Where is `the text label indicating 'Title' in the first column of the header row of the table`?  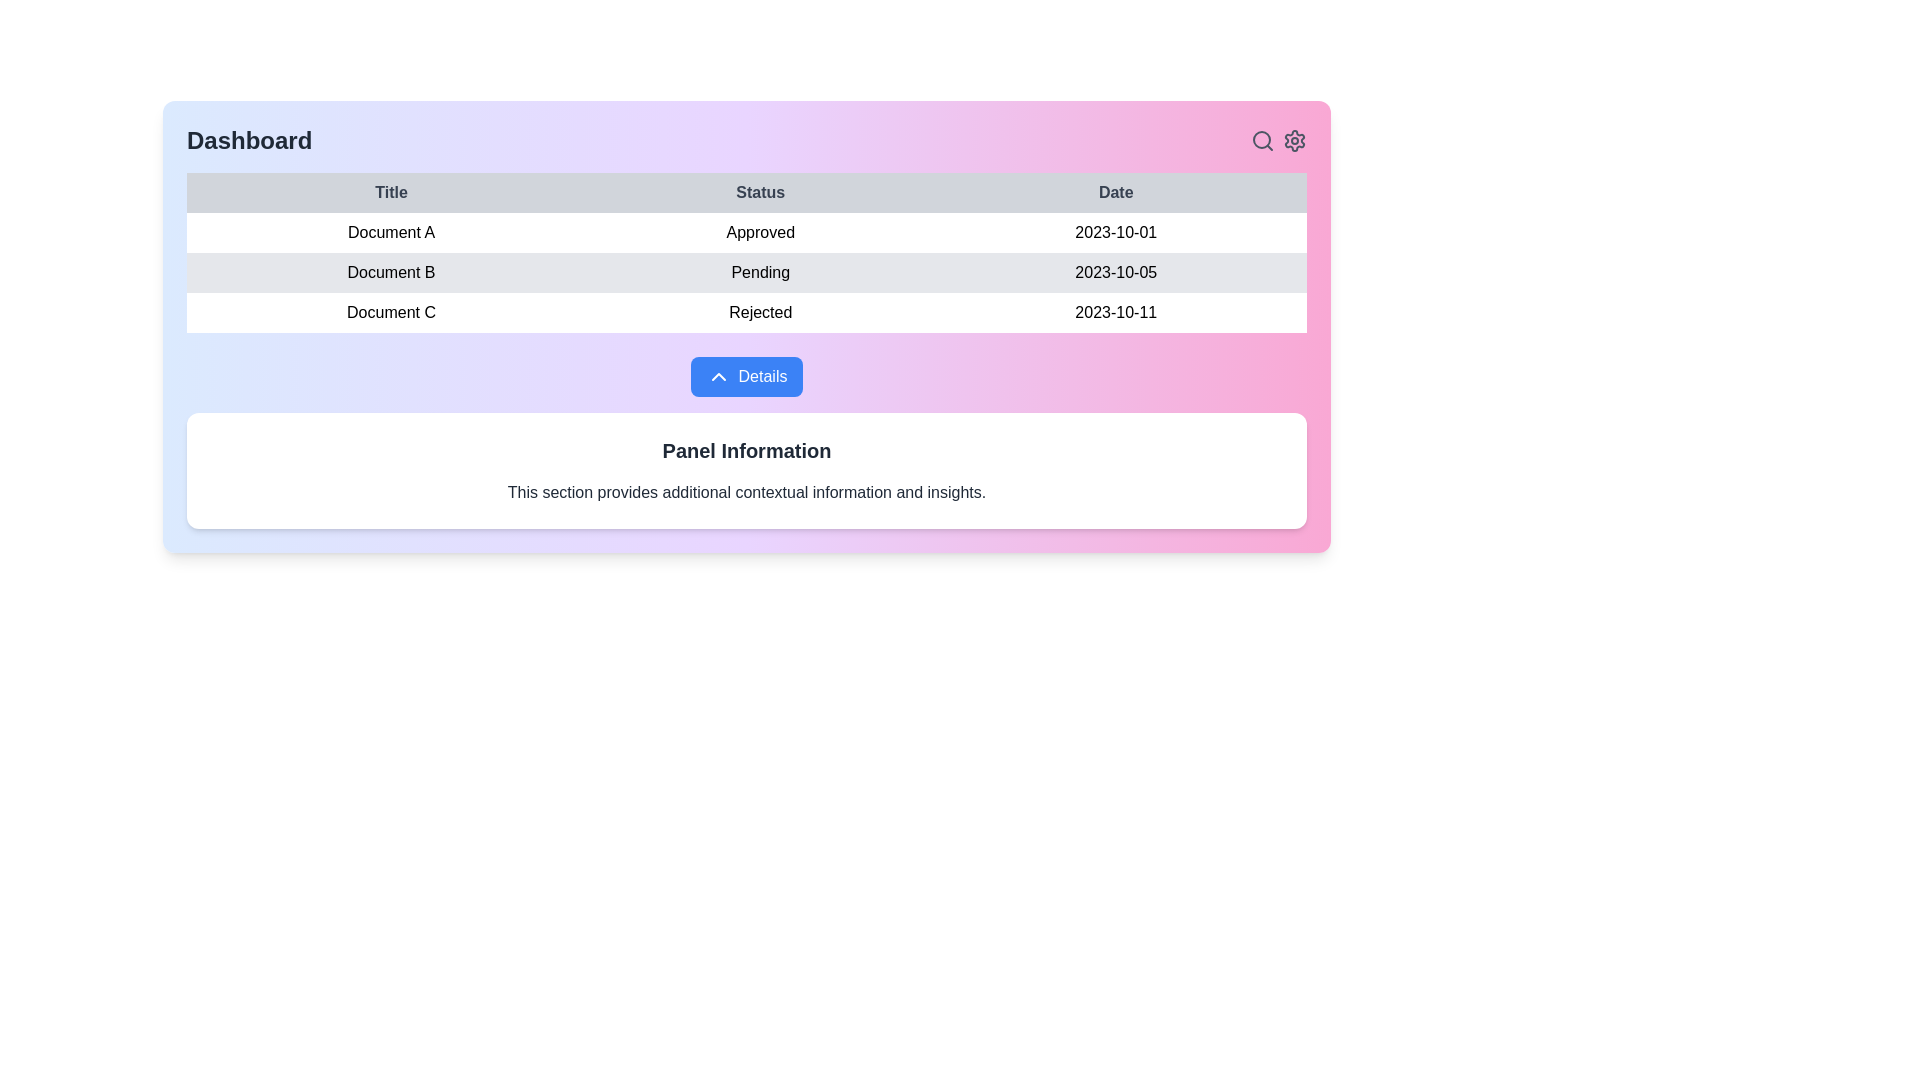
the text label indicating 'Title' in the first column of the header row of the table is located at coordinates (391, 192).